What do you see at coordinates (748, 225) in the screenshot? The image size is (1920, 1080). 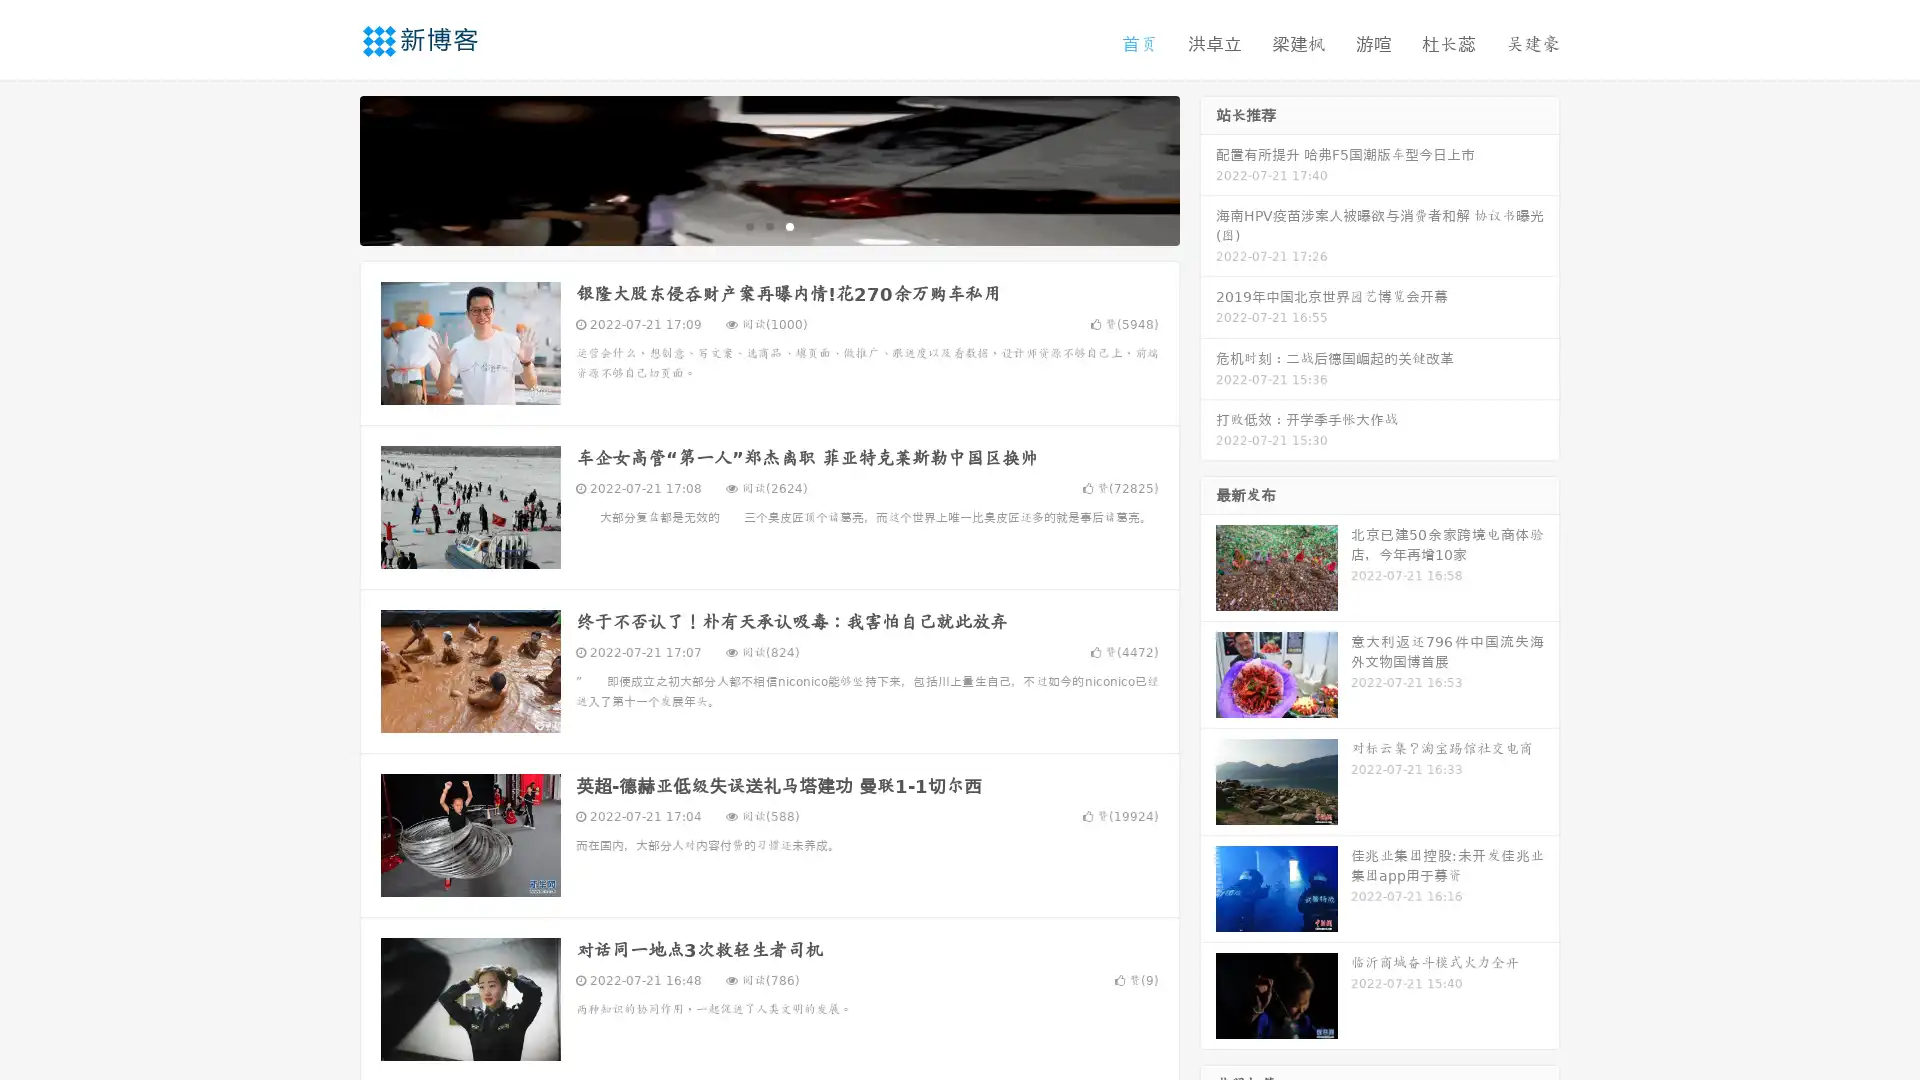 I see `Go to slide 1` at bounding box center [748, 225].